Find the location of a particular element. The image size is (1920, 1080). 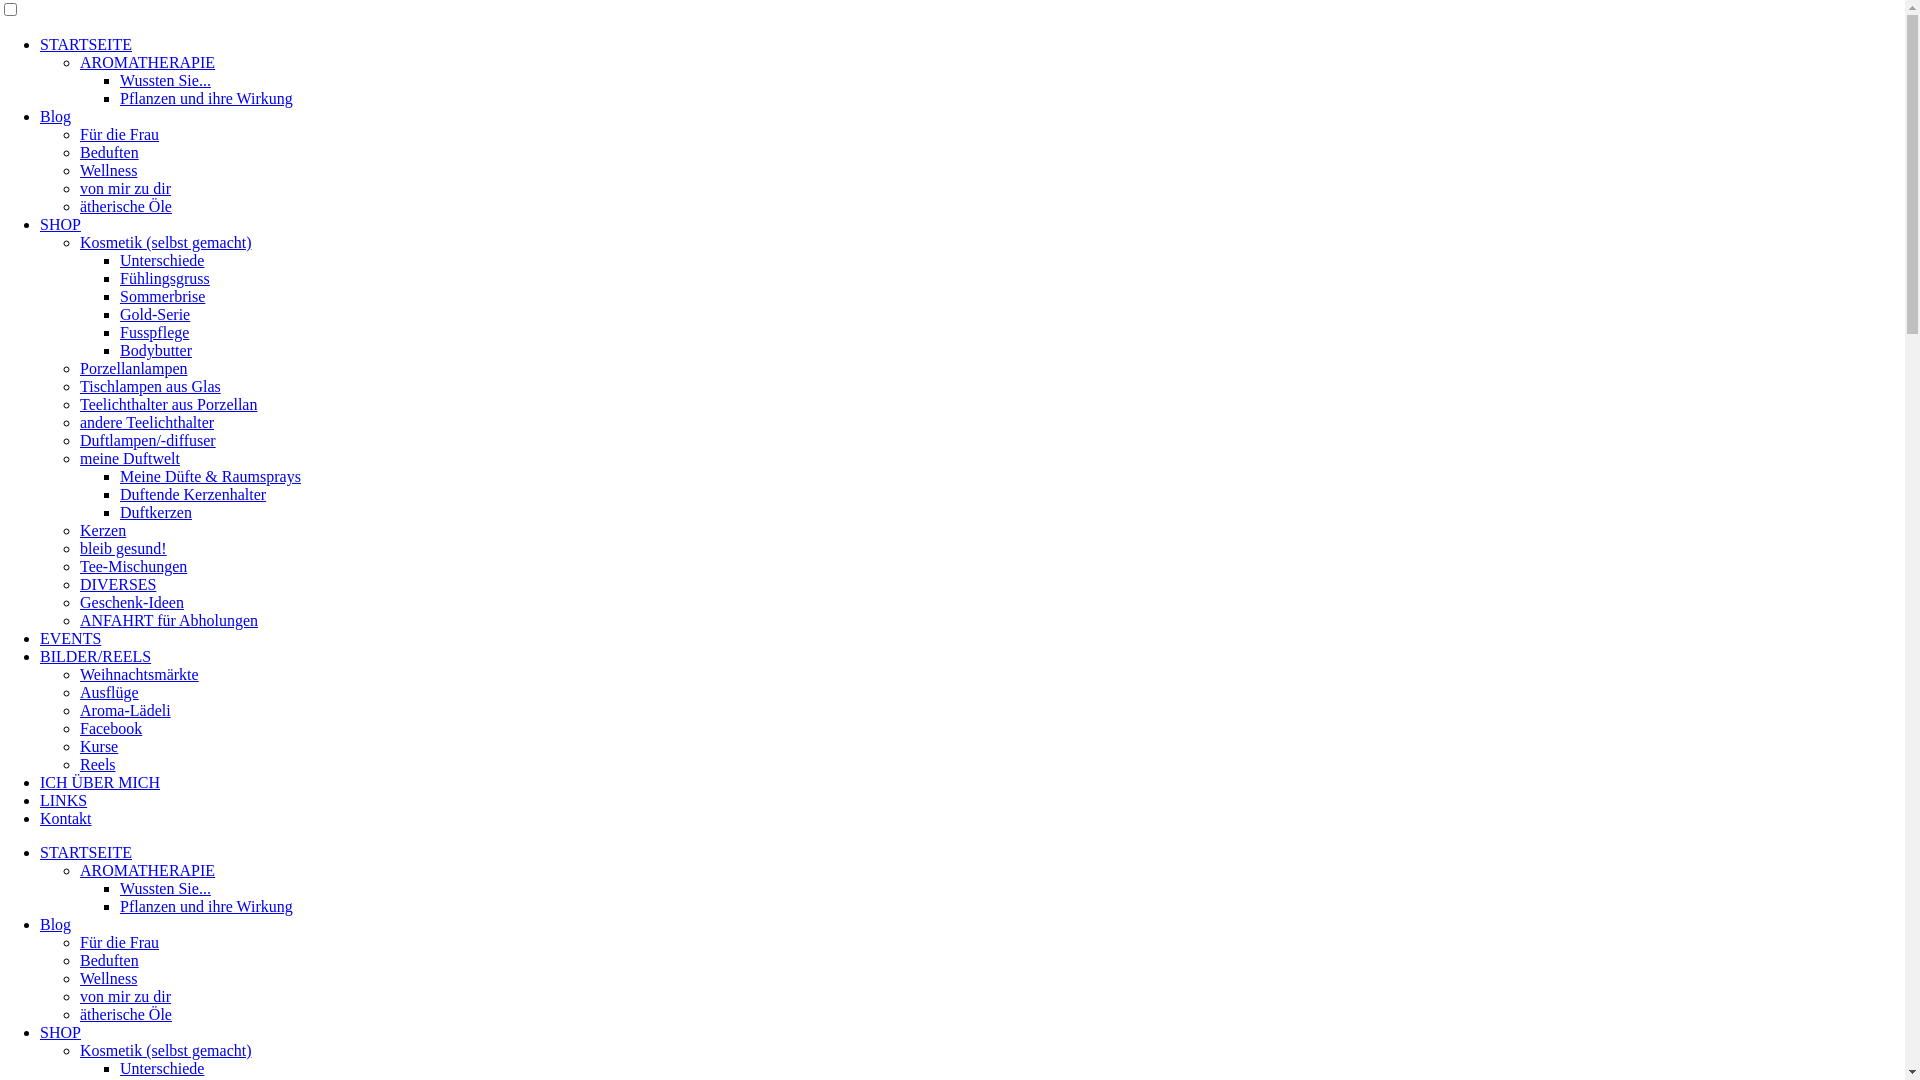

'meine Duftwelt' is located at coordinates (128, 458).